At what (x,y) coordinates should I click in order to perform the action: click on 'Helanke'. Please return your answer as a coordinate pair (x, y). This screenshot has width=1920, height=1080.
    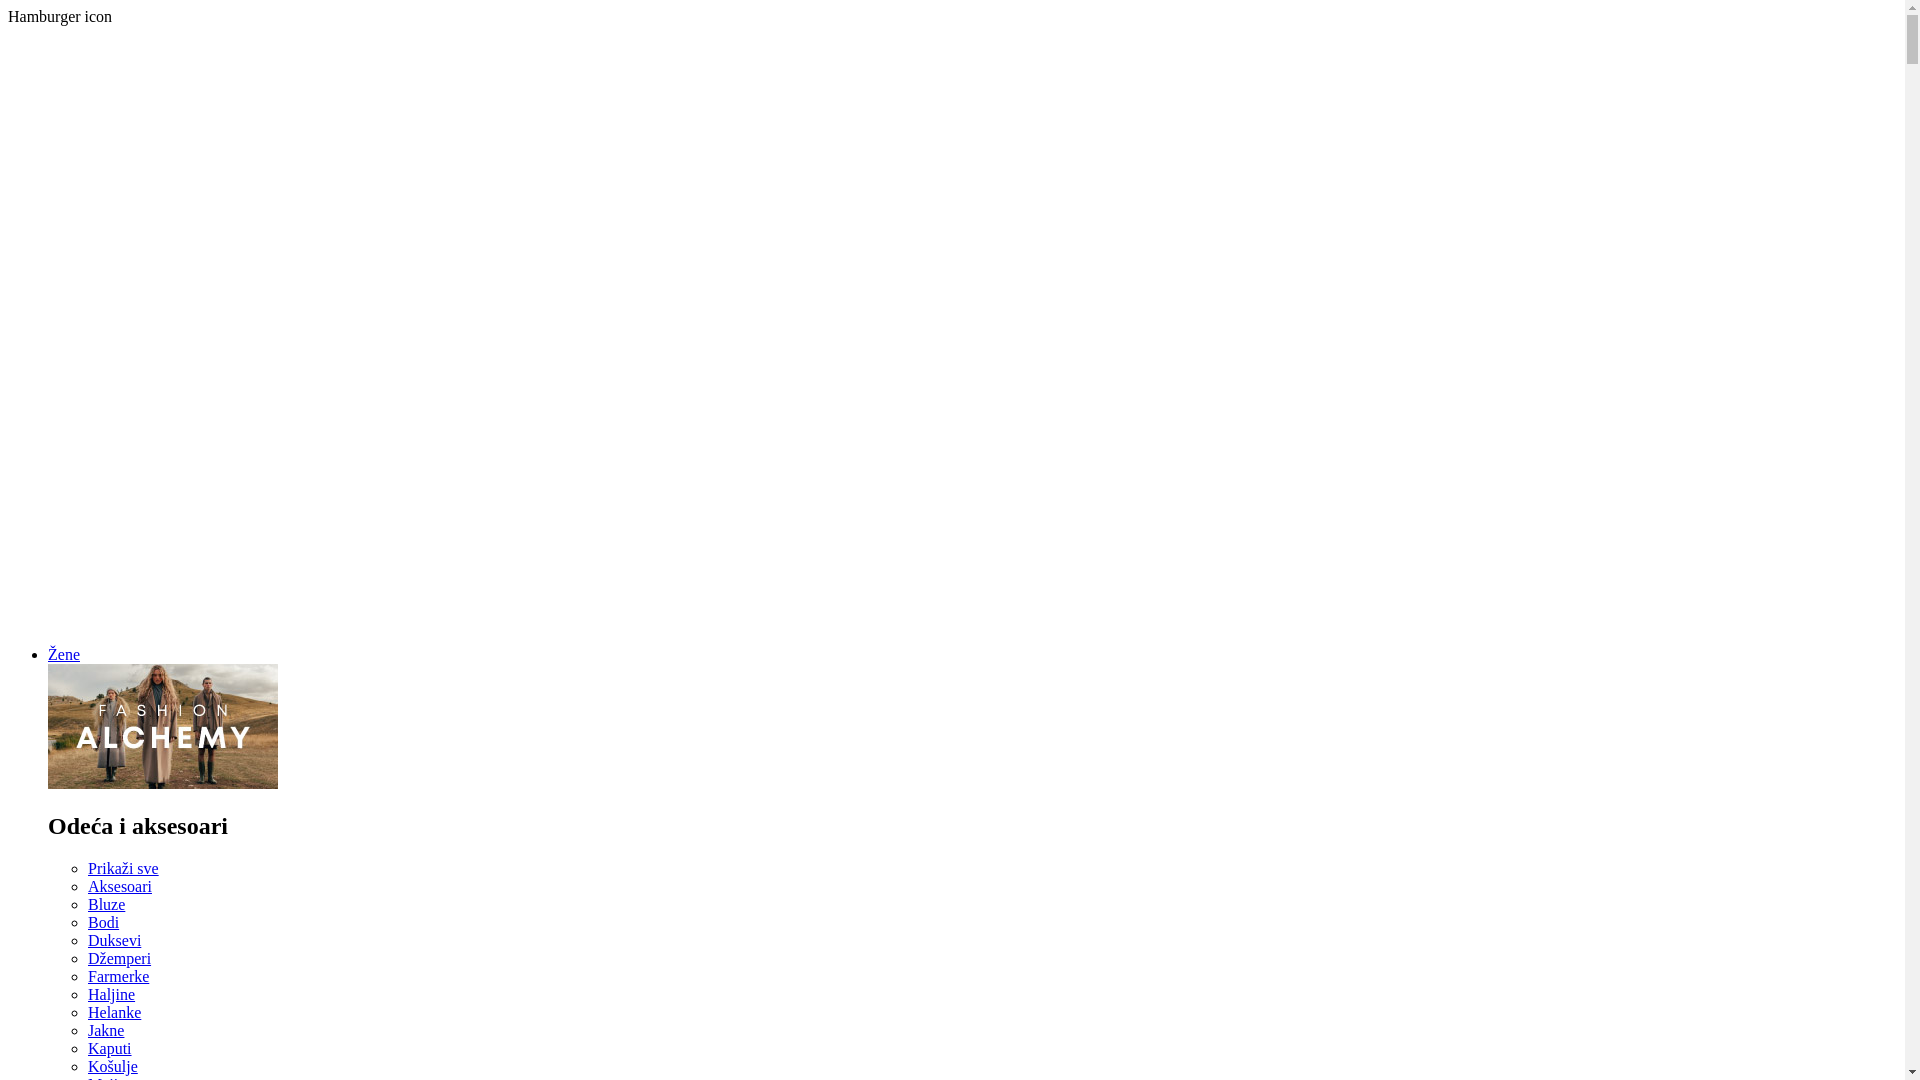
    Looking at the image, I should click on (113, 1012).